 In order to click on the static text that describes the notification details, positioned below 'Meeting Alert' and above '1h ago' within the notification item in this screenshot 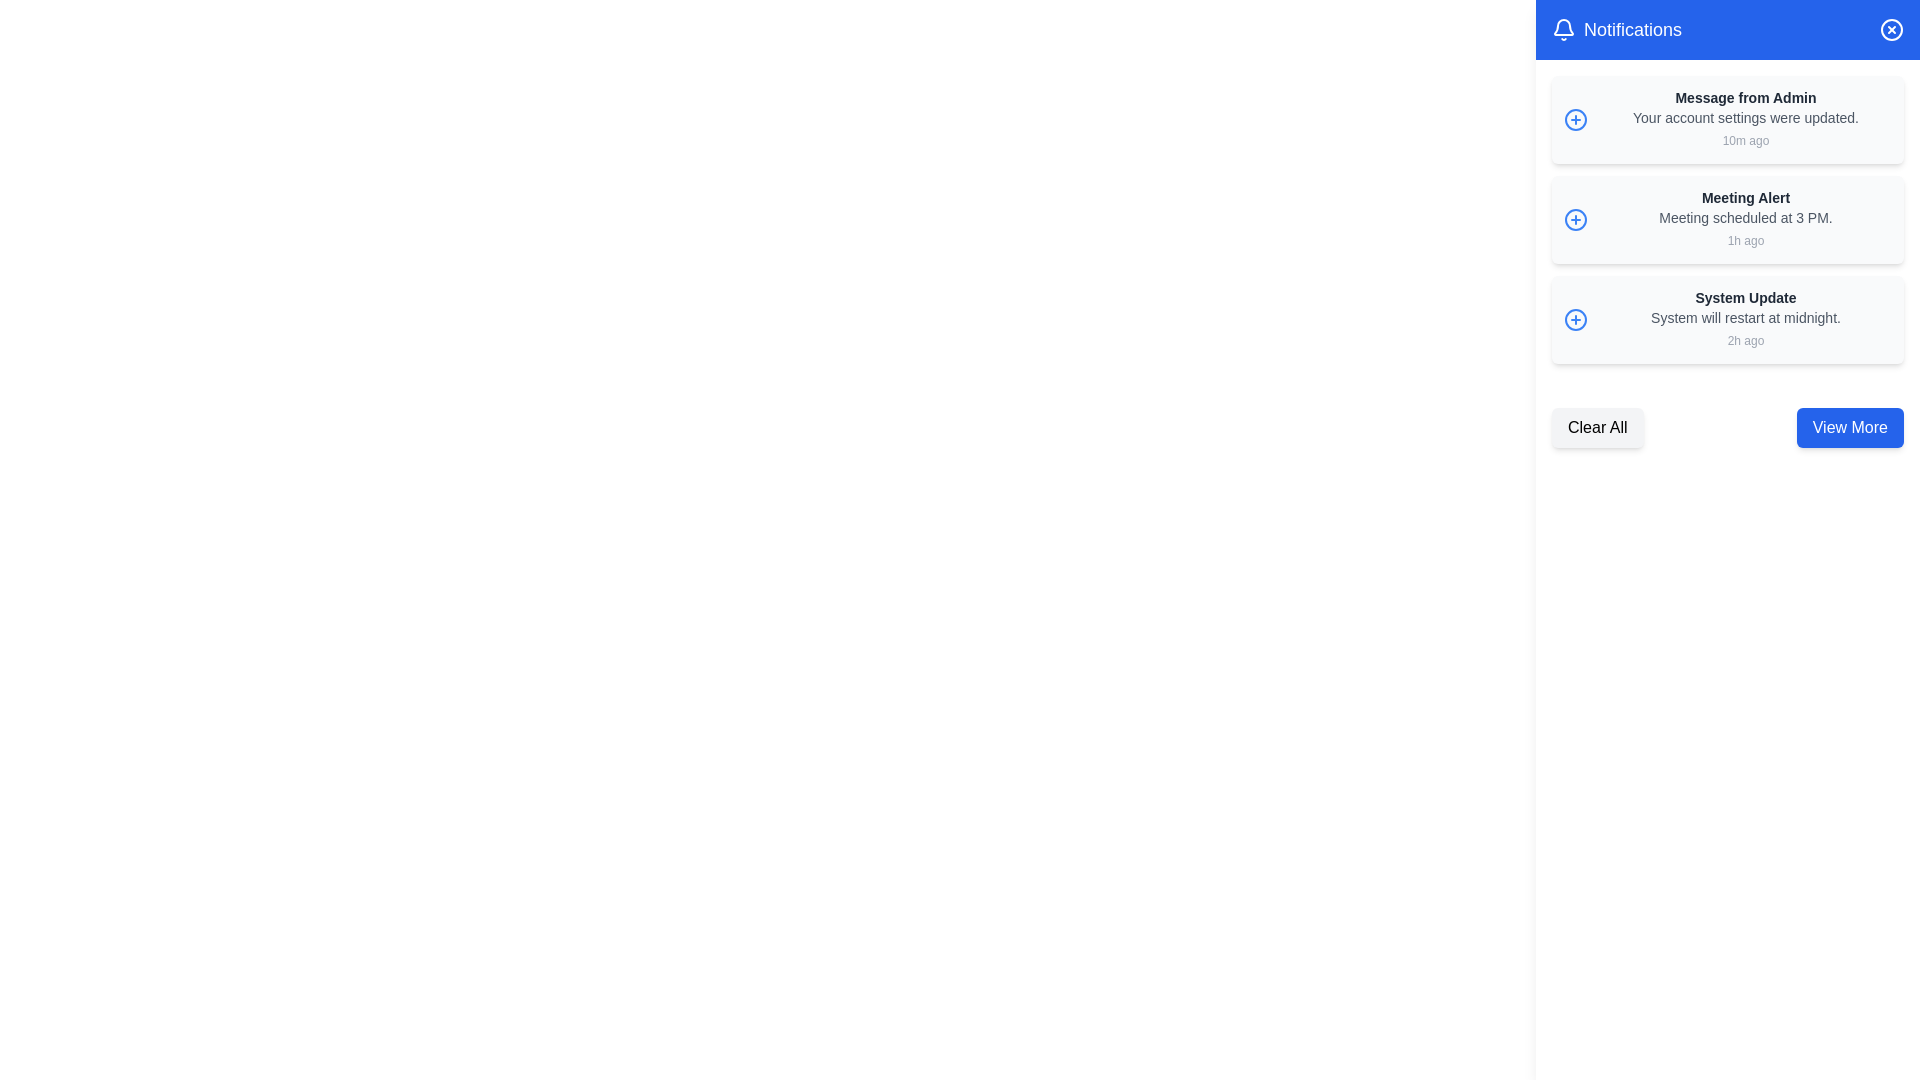, I will do `click(1745, 218)`.